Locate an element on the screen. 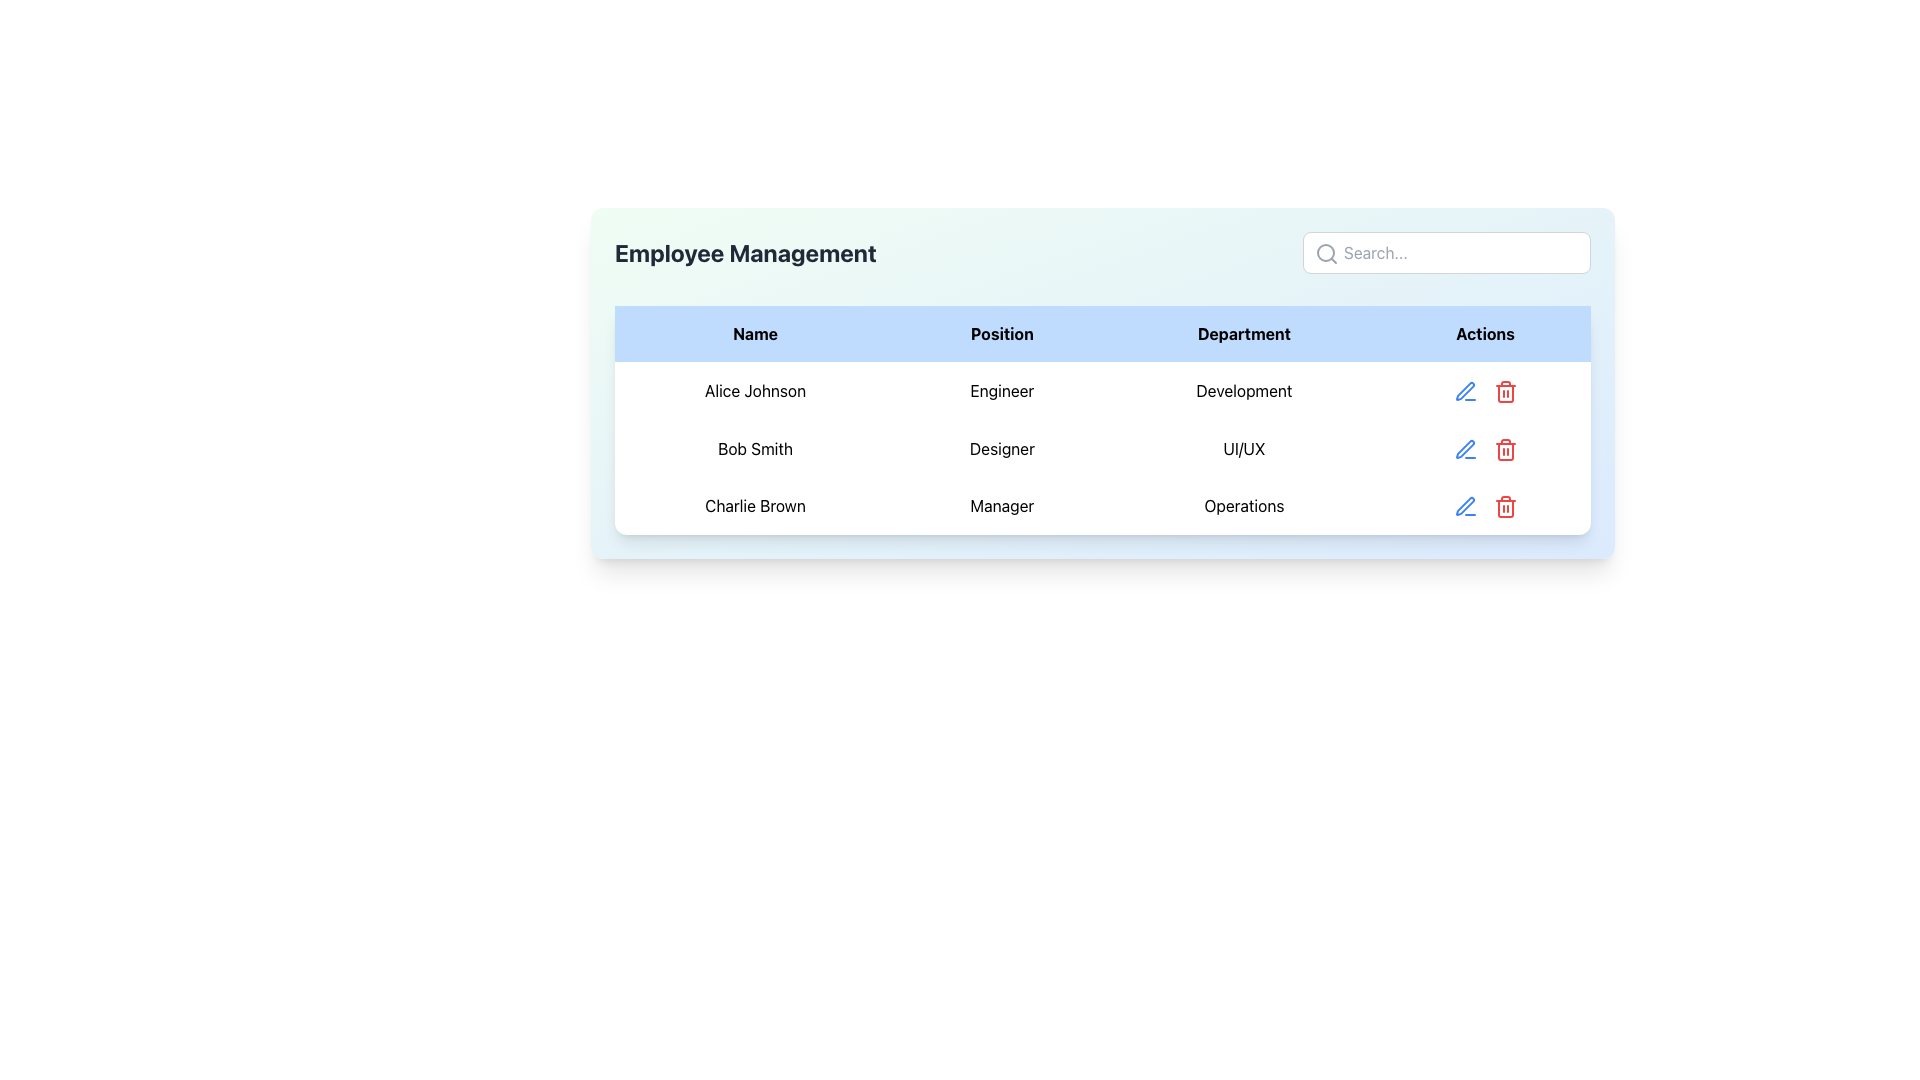 This screenshot has height=1080, width=1920. the red trash bin icon located in the 'Actions' column of the last row of the table is located at coordinates (1505, 505).